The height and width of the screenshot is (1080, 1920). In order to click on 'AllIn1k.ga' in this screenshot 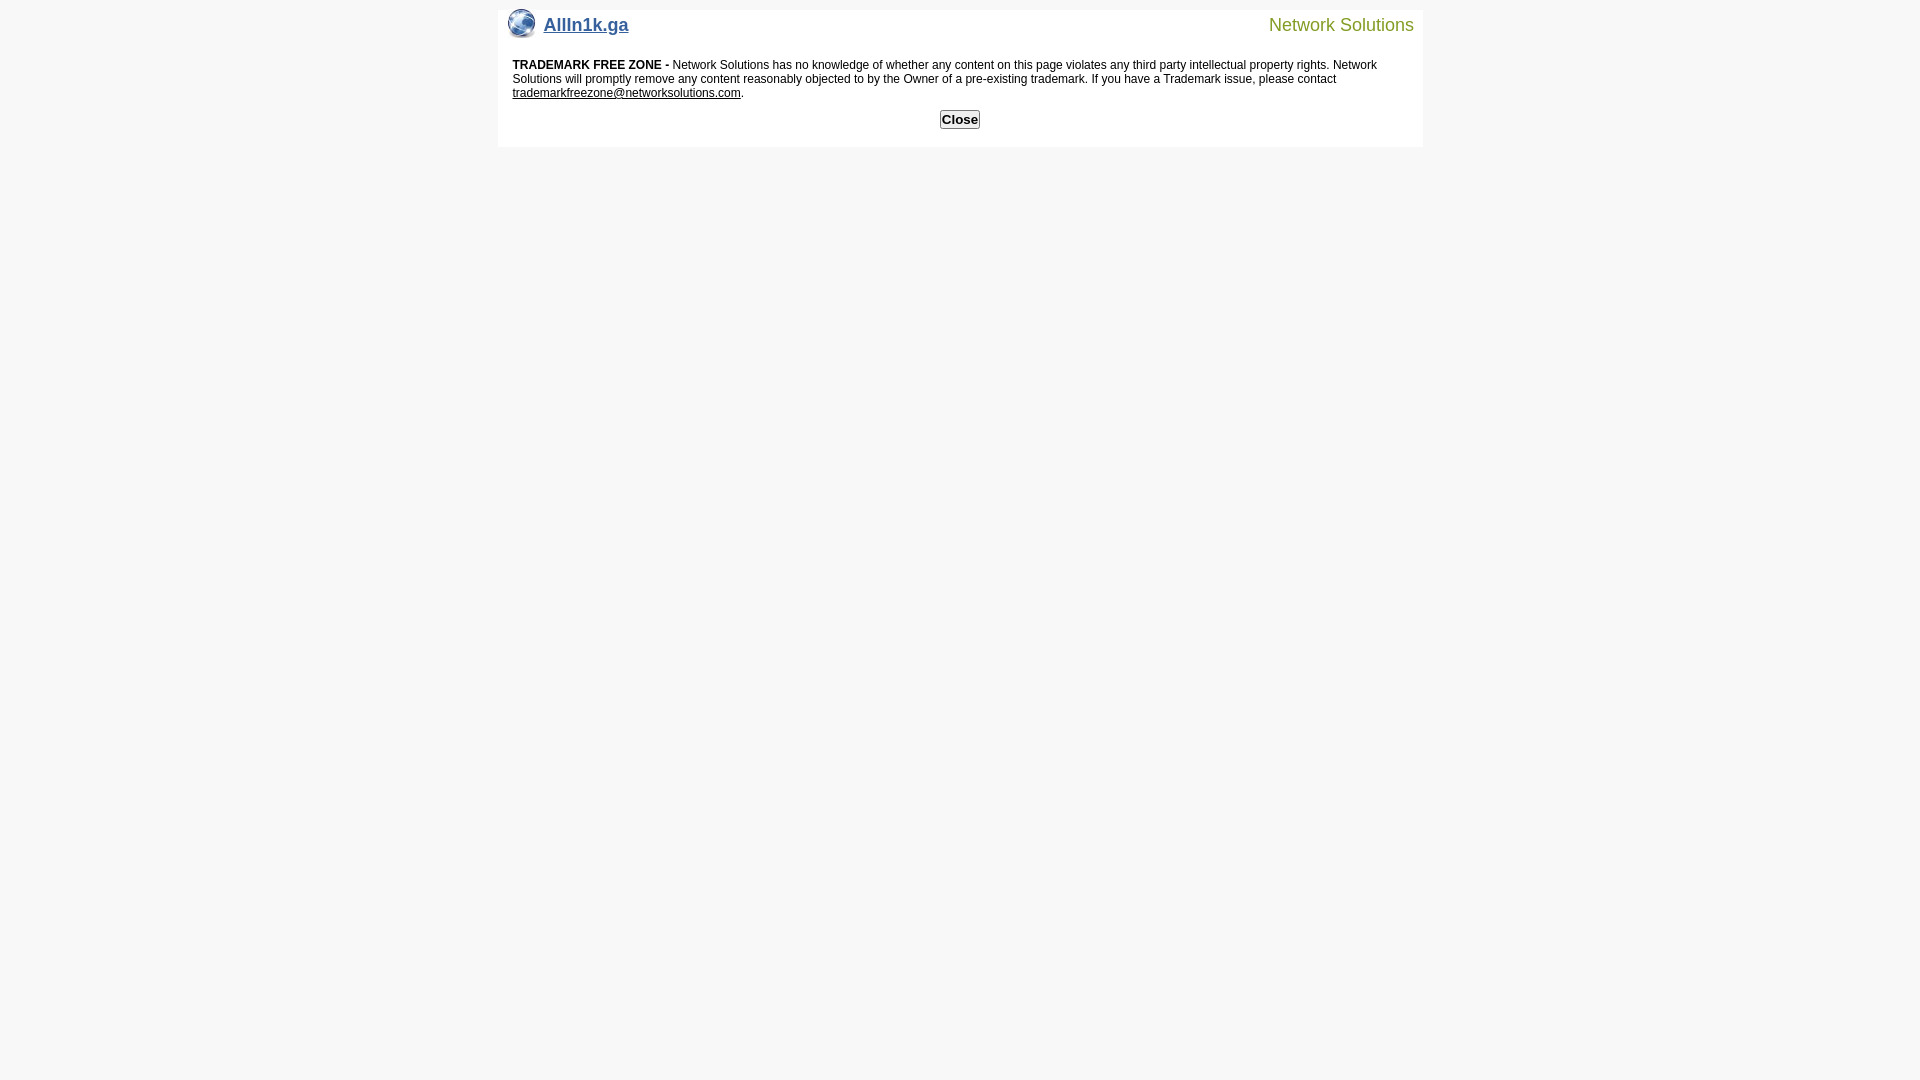, I will do `click(567, 29)`.